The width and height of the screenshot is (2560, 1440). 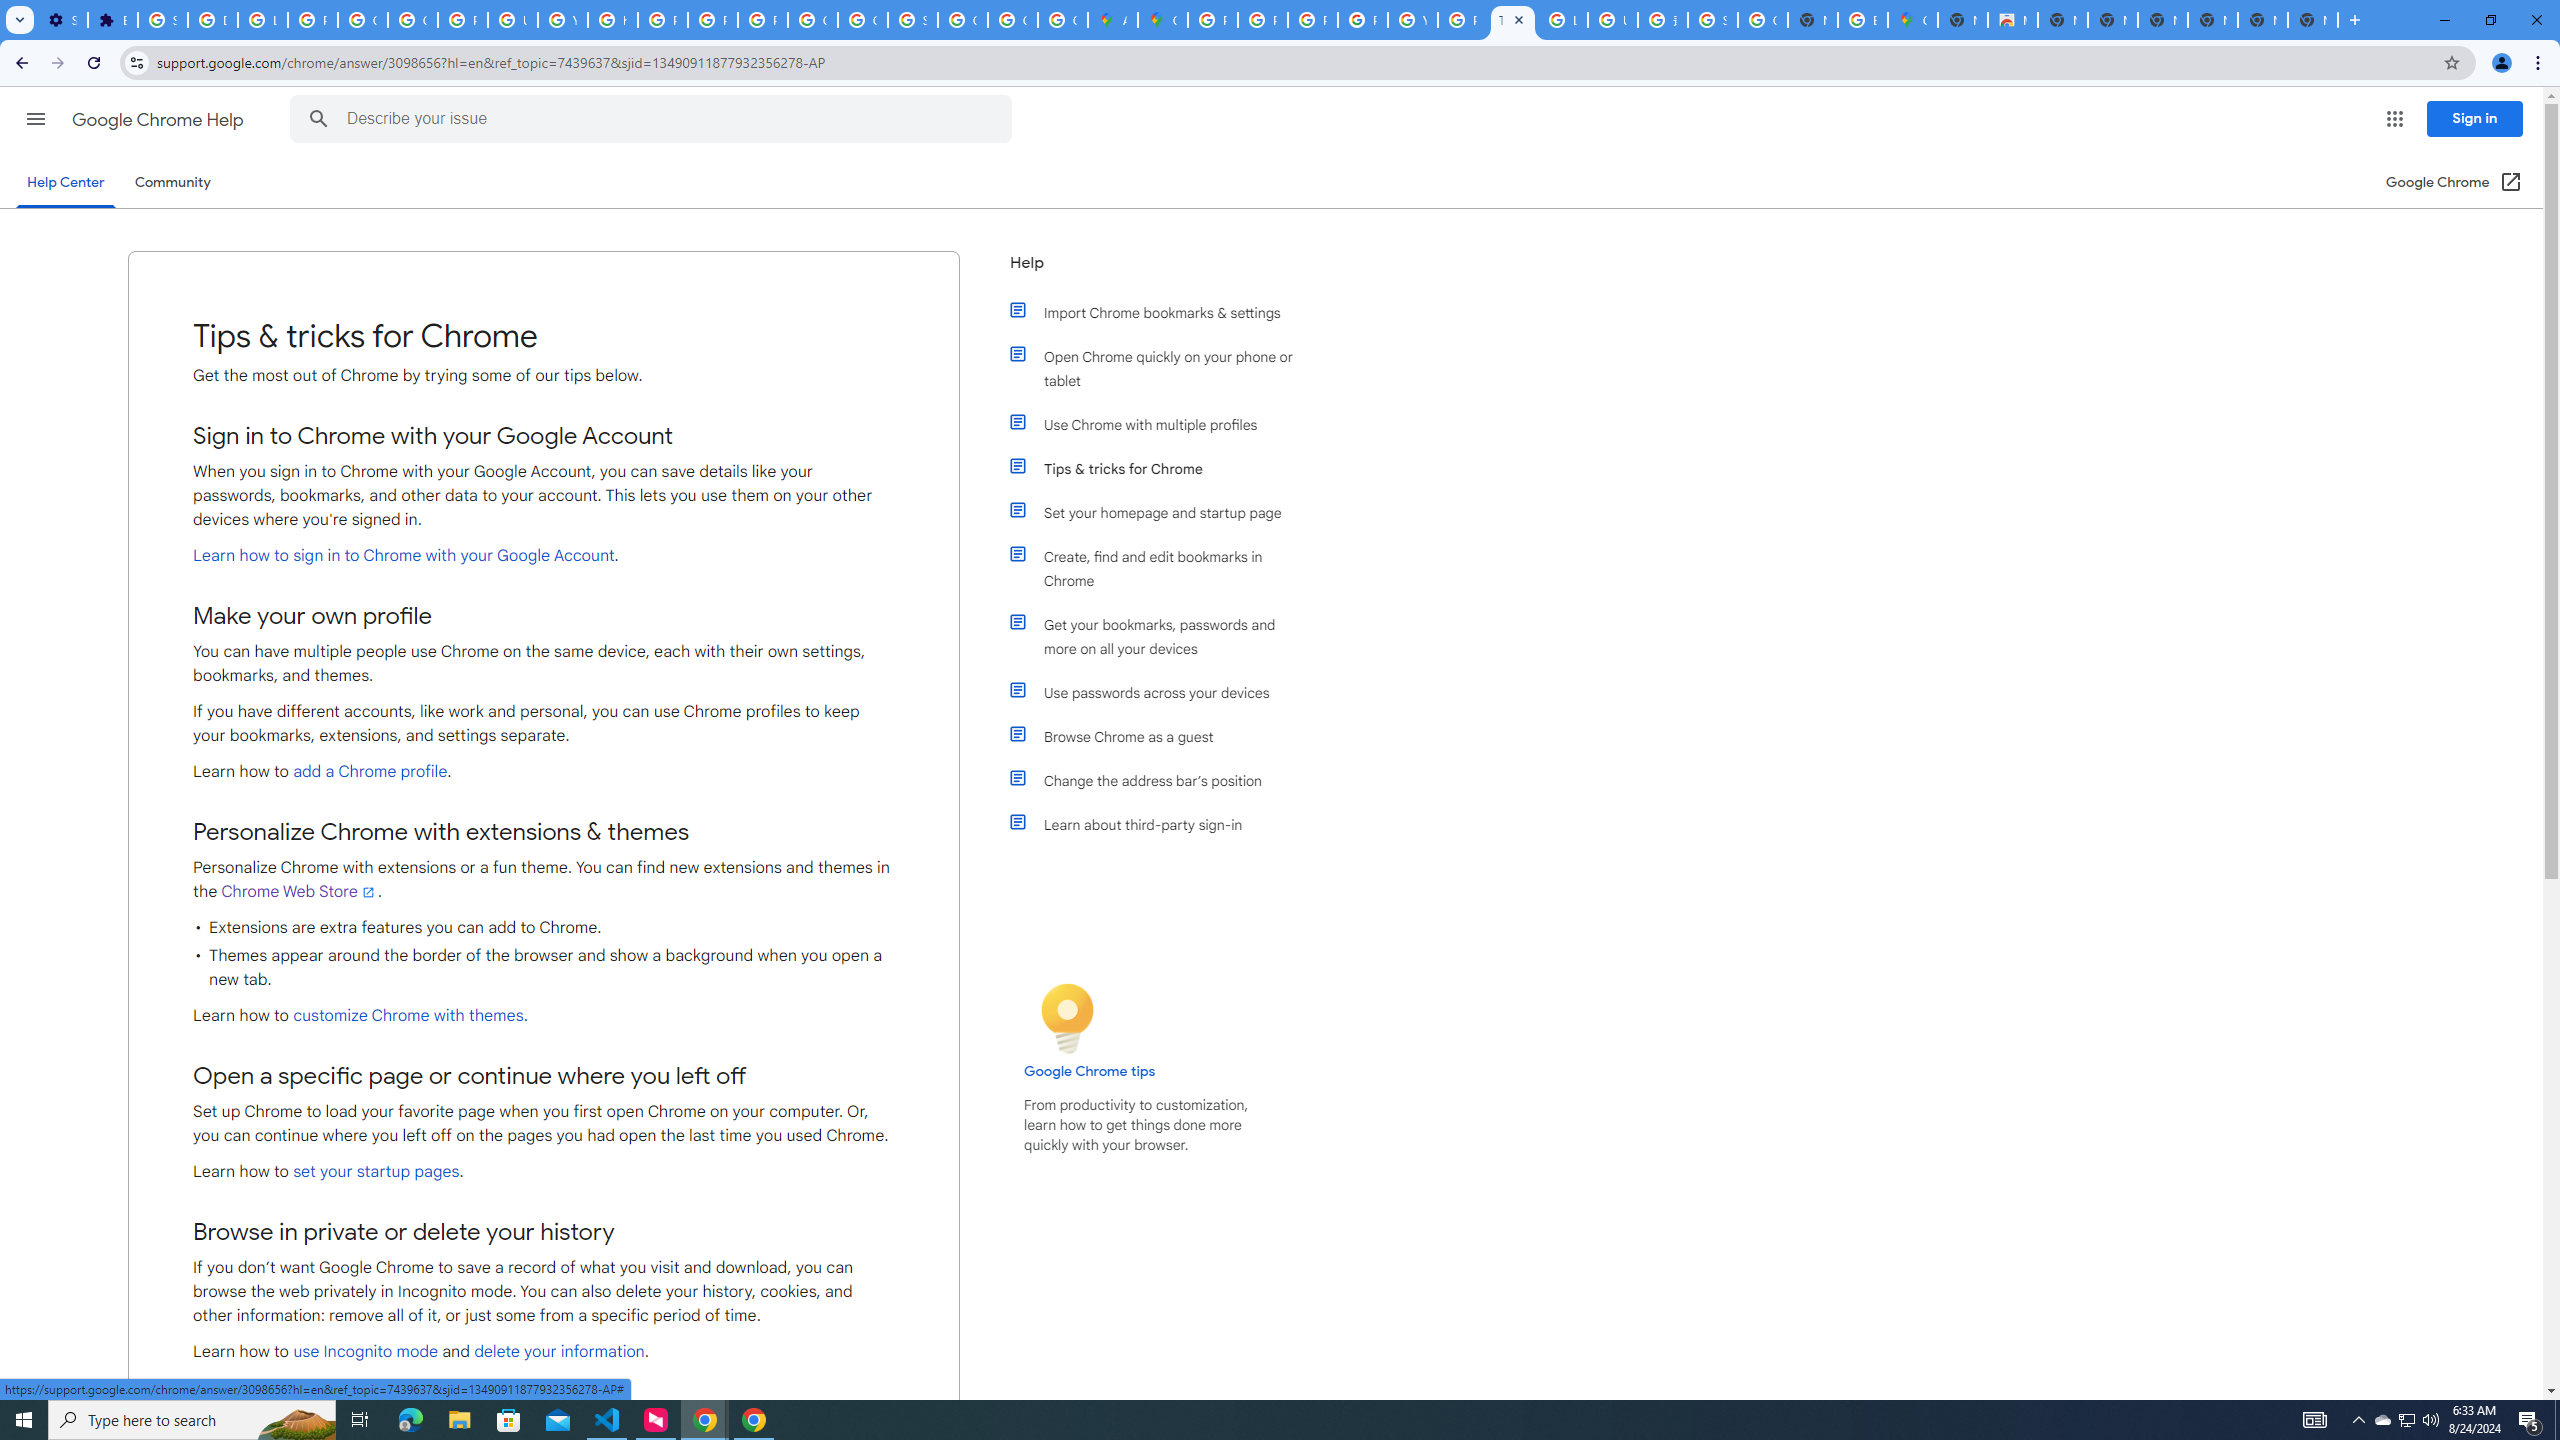 What do you see at coordinates (653, 118) in the screenshot?
I see `'Describe your issue'` at bounding box center [653, 118].